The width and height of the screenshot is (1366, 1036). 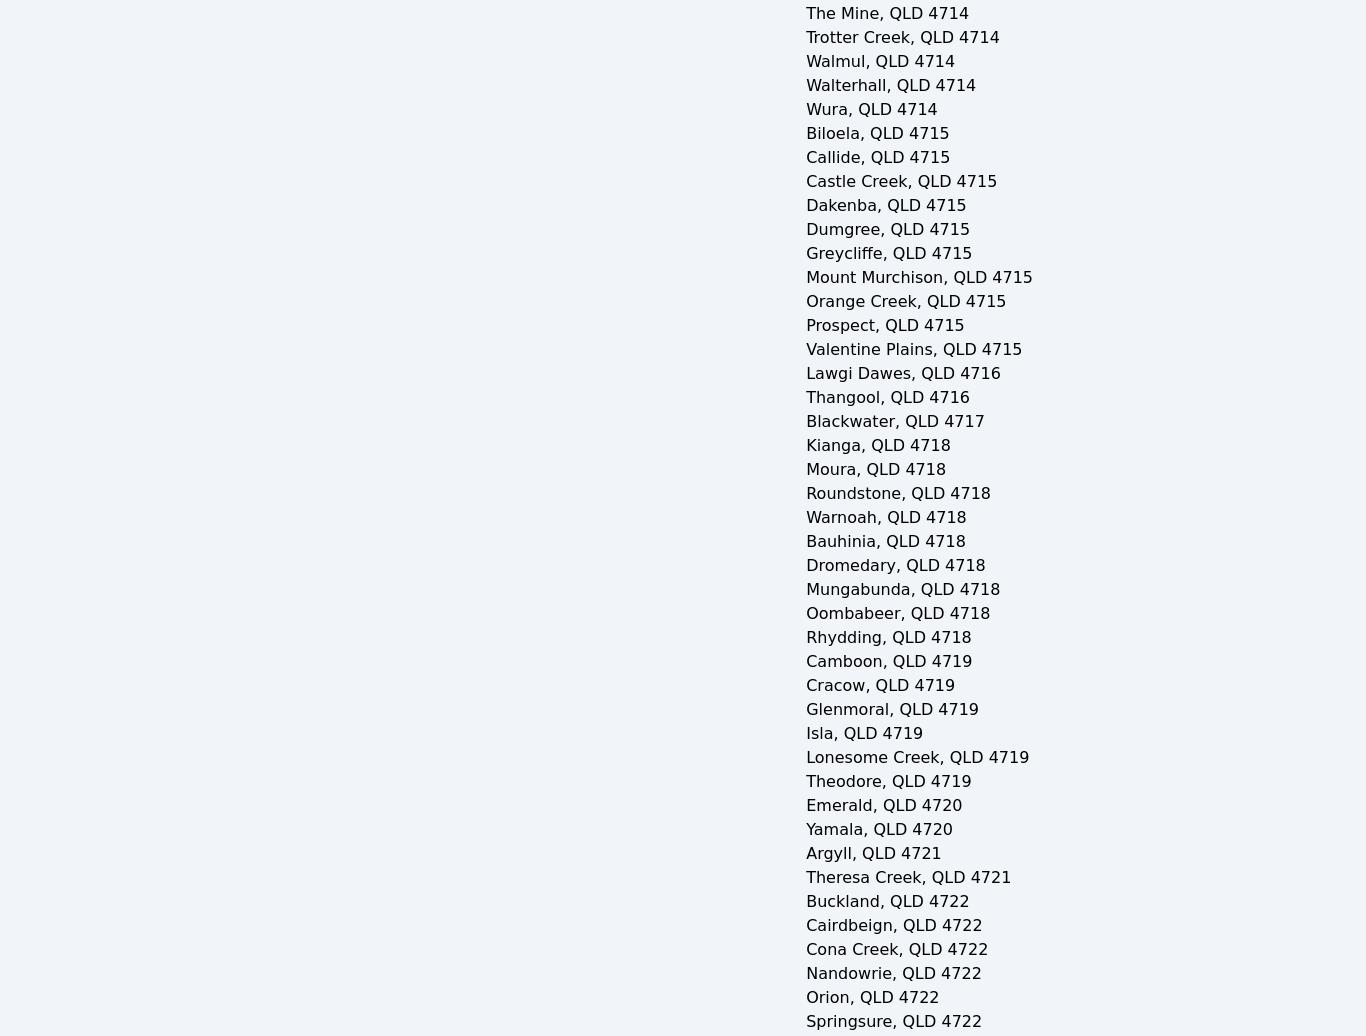 What do you see at coordinates (804, 421) in the screenshot?
I see `'Blackwater, QLD 4717'` at bounding box center [804, 421].